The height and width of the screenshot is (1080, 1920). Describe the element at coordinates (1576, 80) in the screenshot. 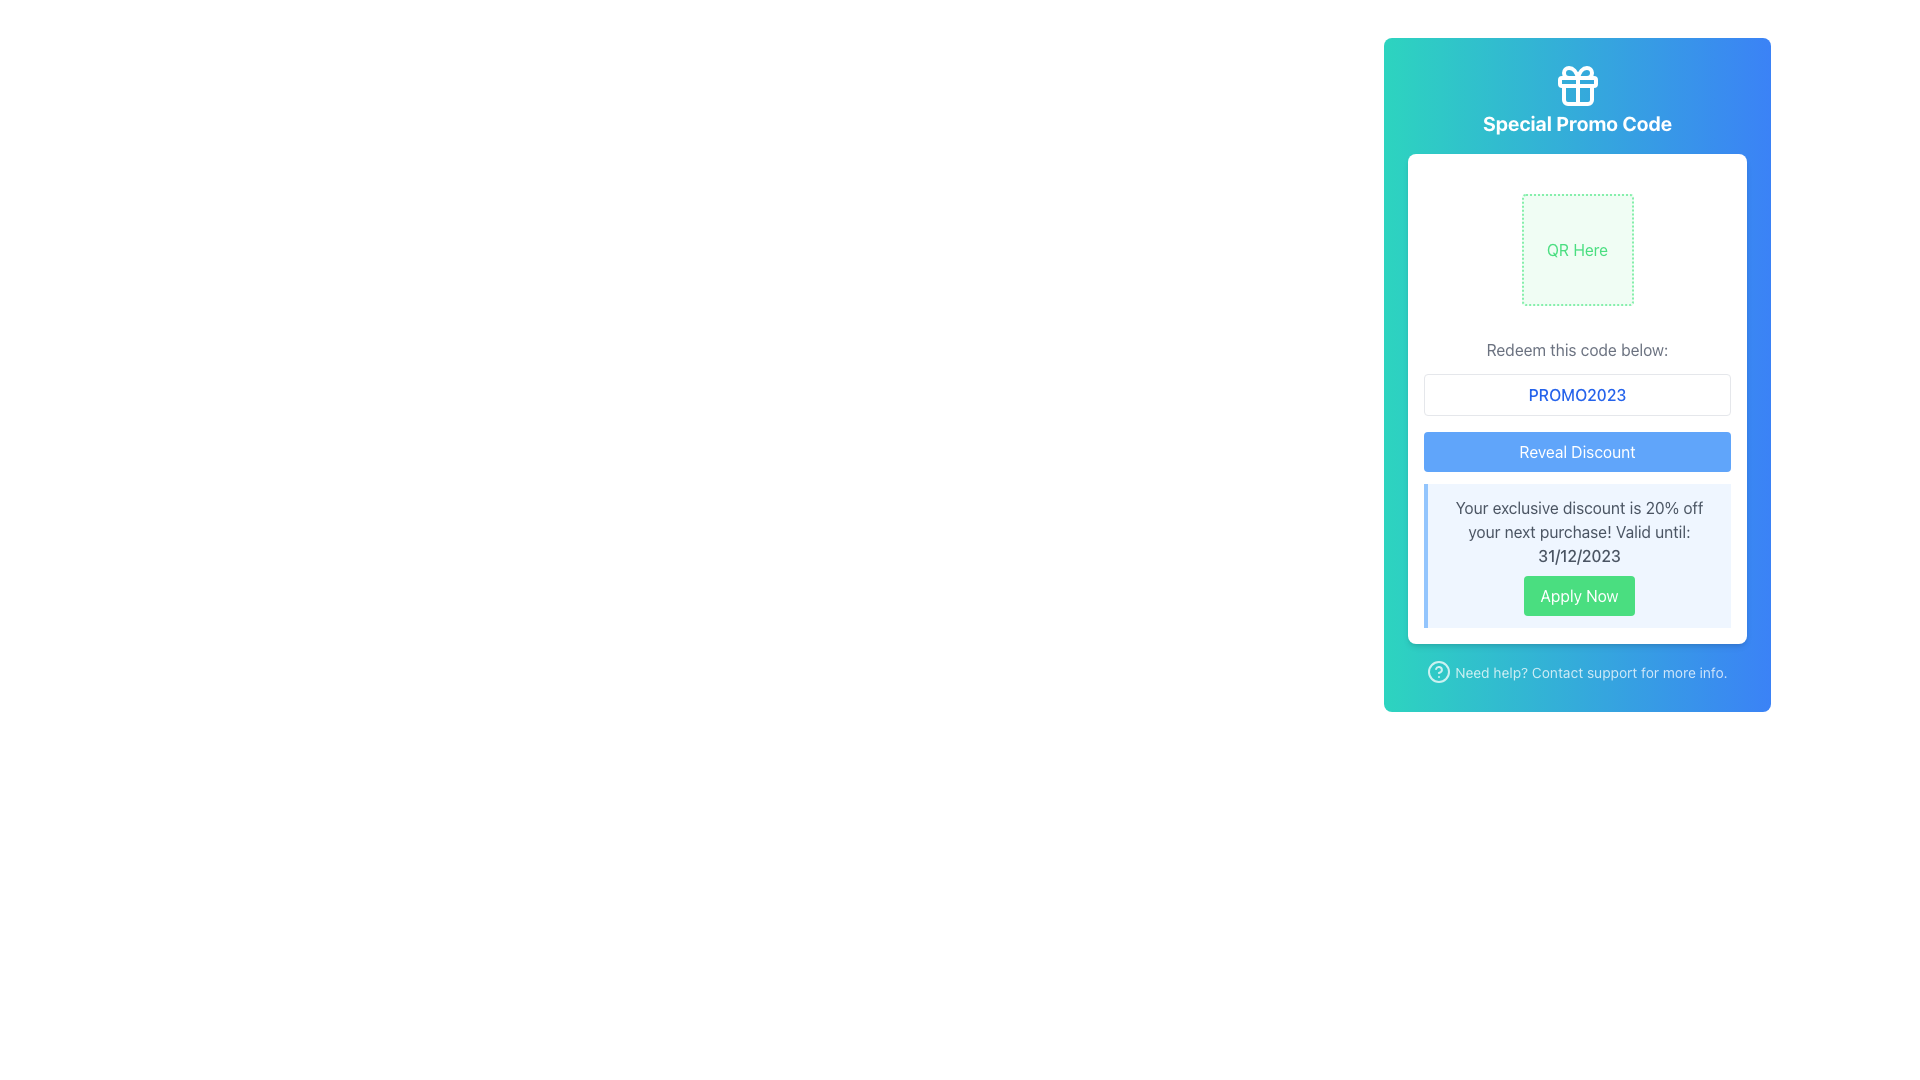

I see `the decorative graphic component that is part of the gift icon, positioned between the gift's bow and the 'Special Promo Code' text` at that location.